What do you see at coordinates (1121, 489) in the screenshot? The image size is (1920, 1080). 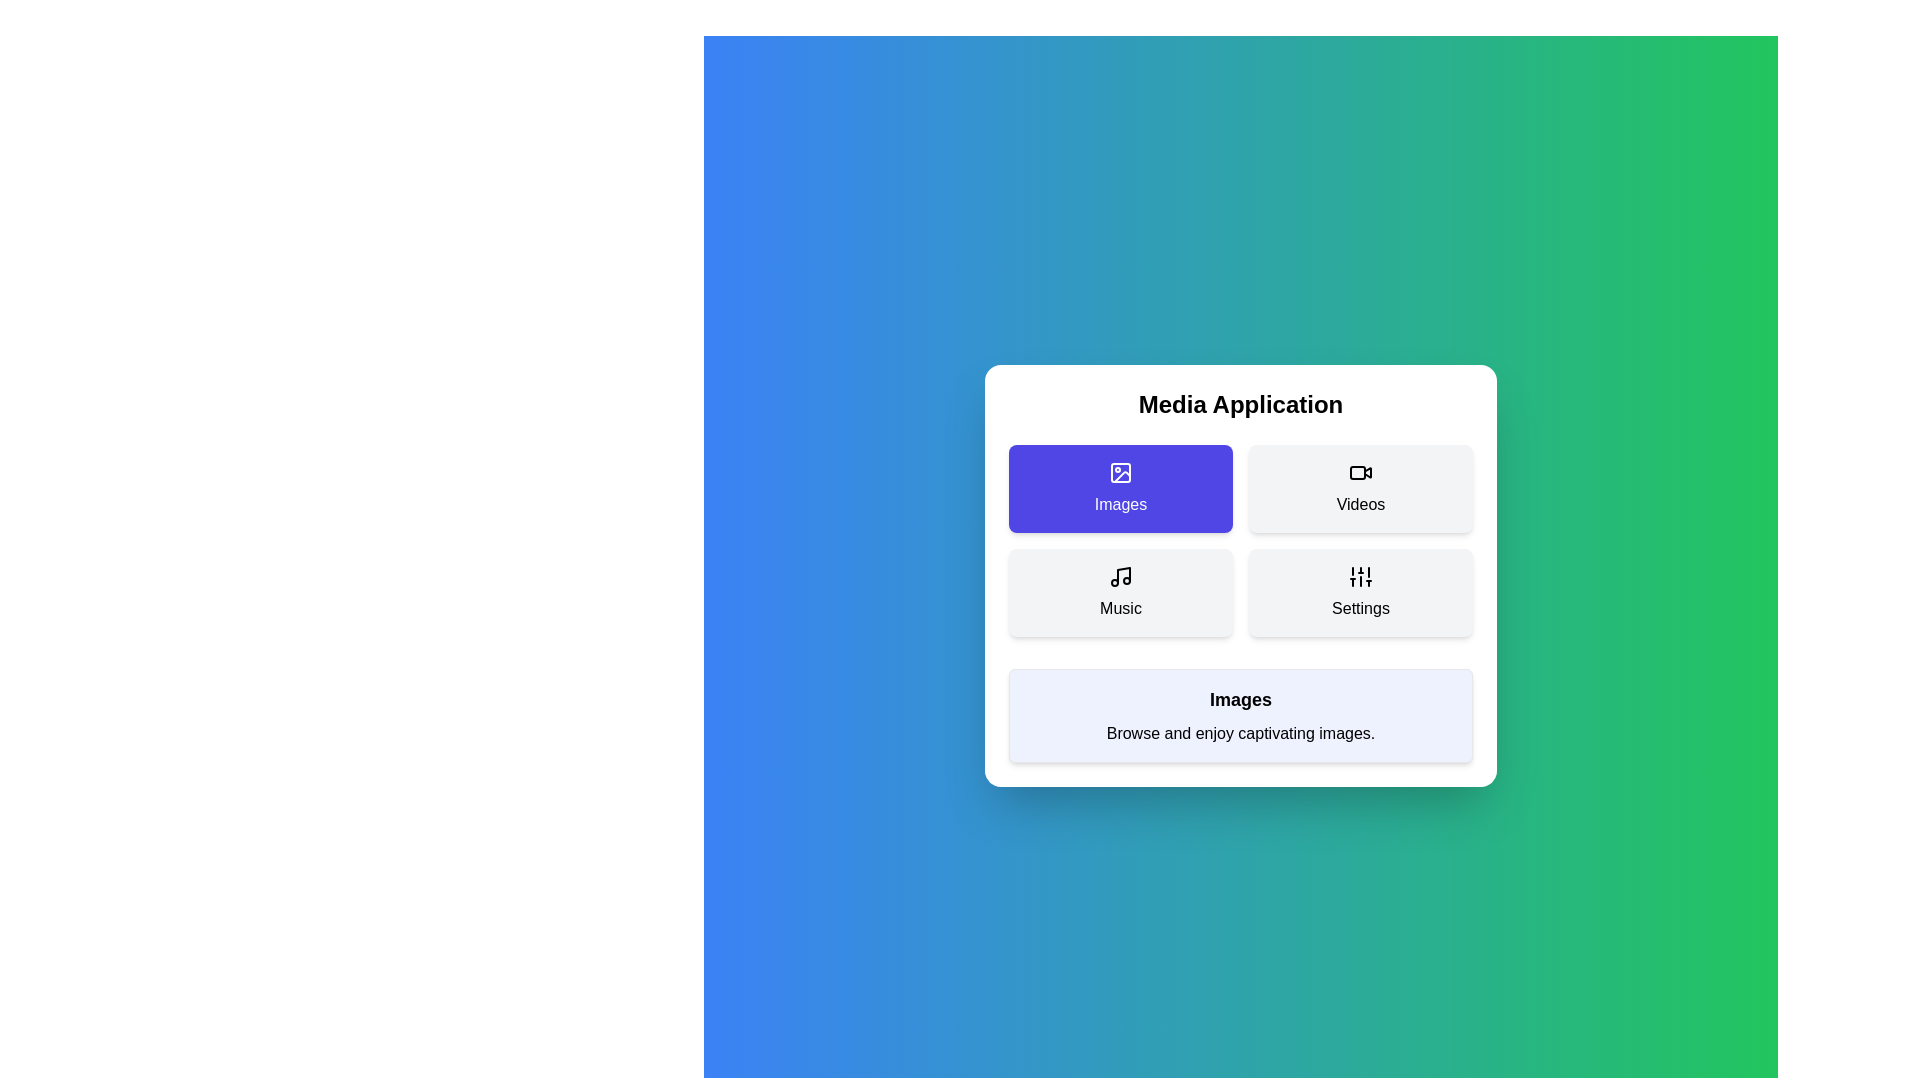 I see `the menu item Images to see its hover effect` at bounding box center [1121, 489].